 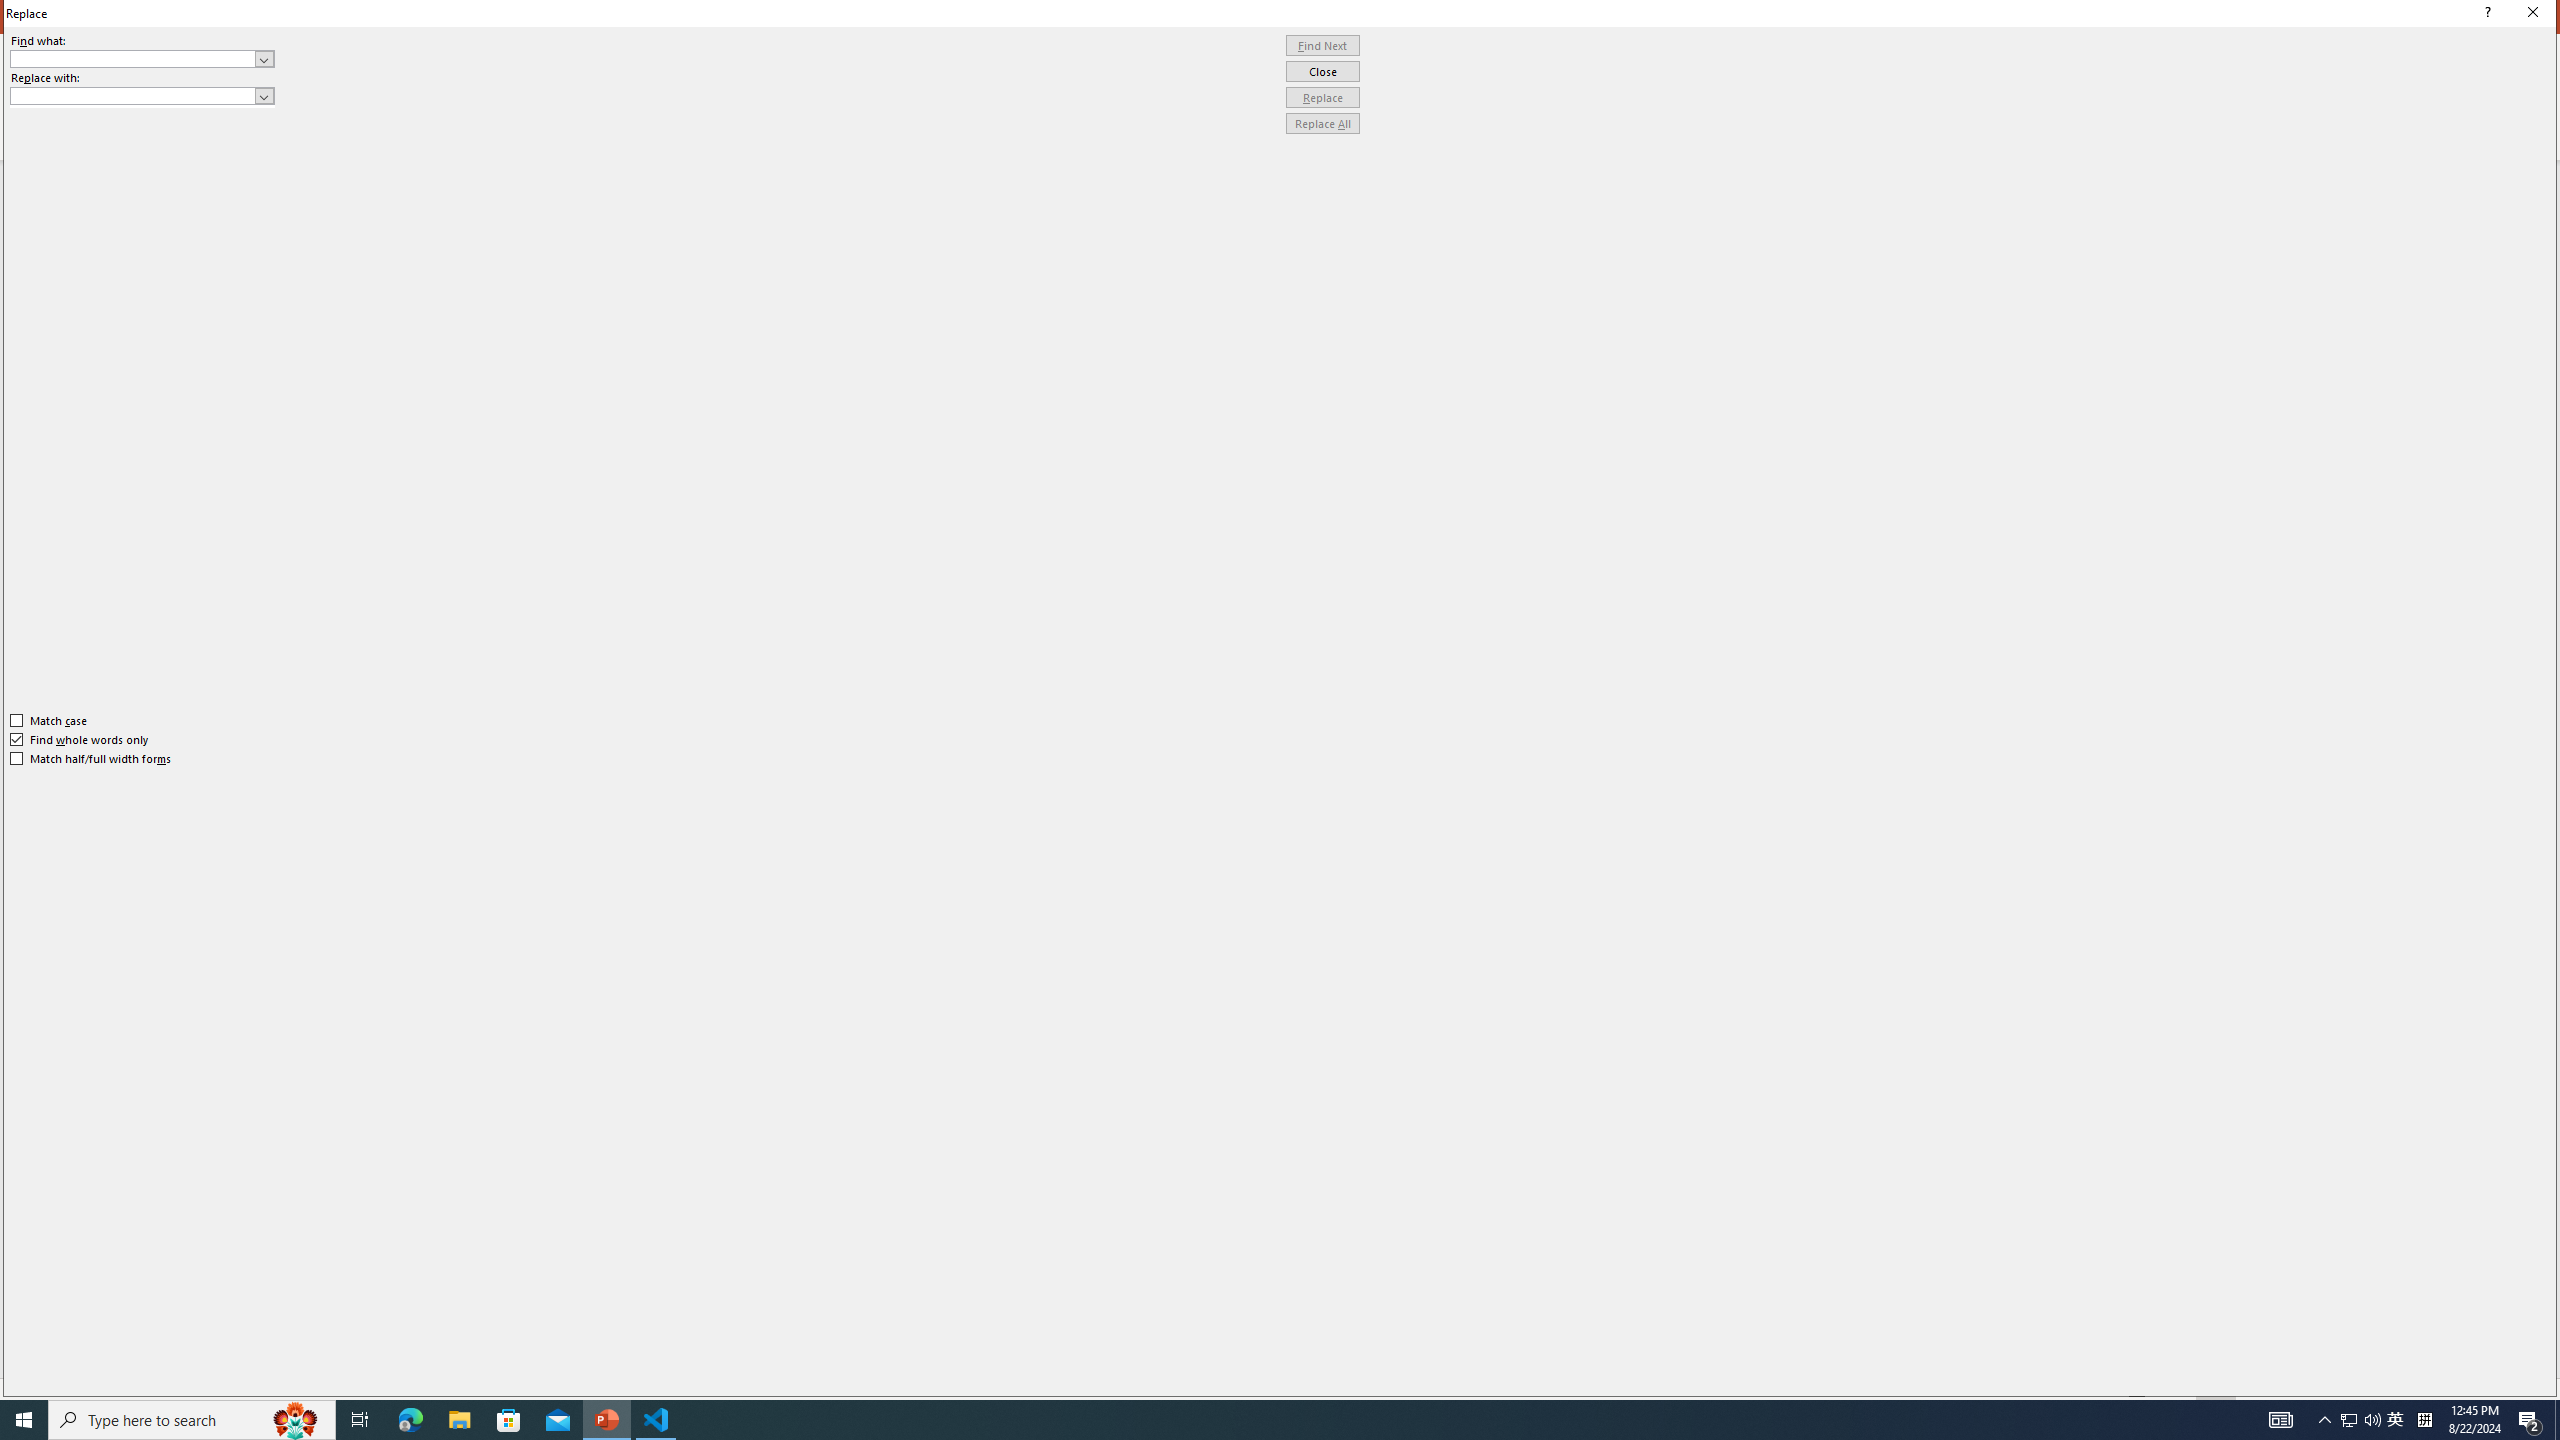 I want to click on 'Replace All', so click(x=1322, y=122).